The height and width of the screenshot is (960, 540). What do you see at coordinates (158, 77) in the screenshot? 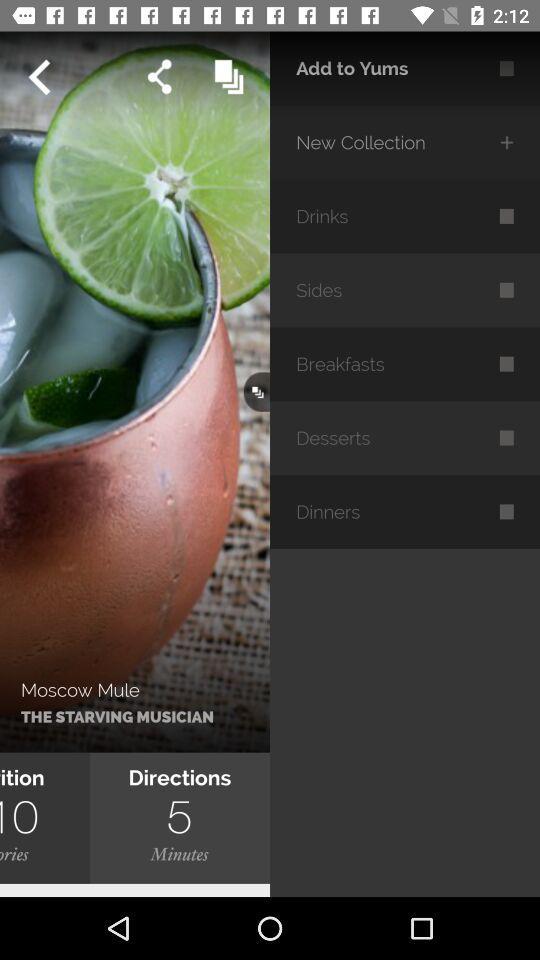
I see `share the article` at bounding box center [158, 77].